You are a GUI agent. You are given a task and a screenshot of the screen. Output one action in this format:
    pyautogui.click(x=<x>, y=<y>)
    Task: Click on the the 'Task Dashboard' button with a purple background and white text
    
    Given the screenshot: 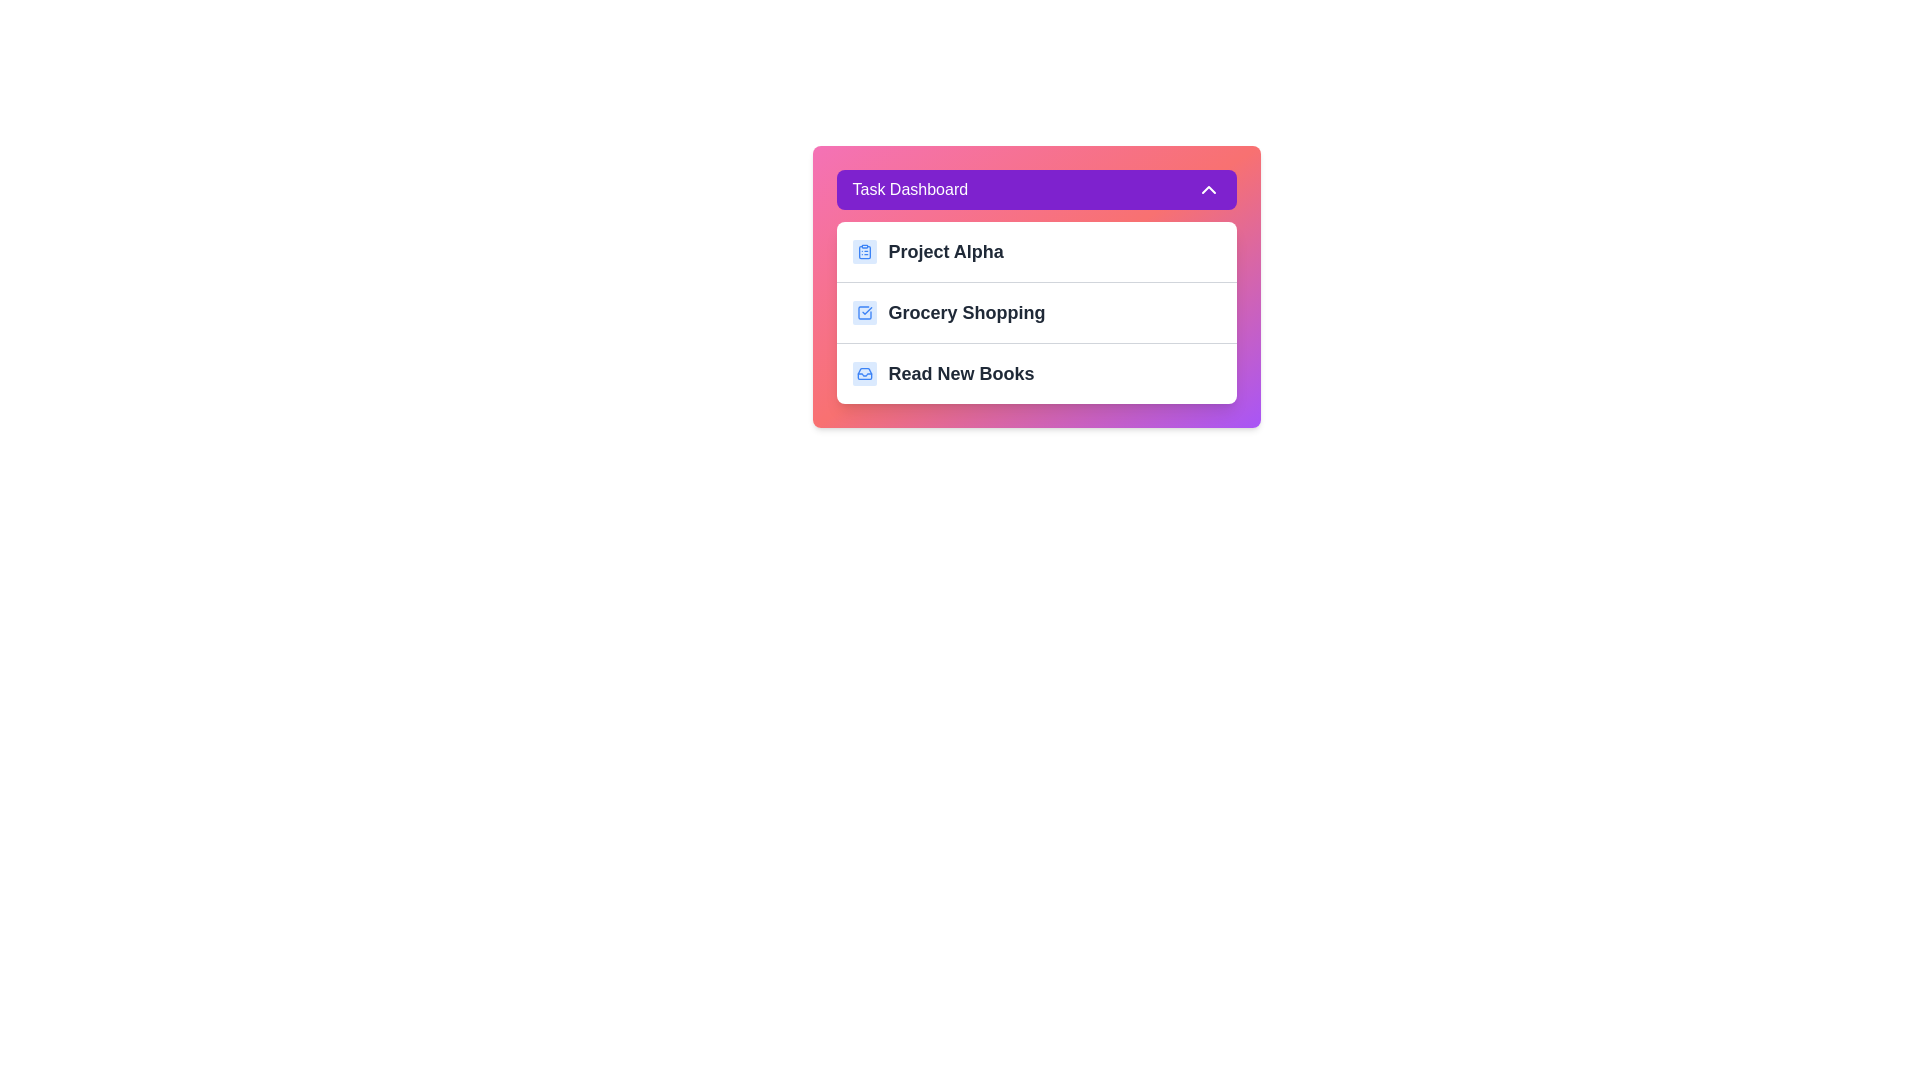 What is the action you would take?
    pyautogui.click(x=1036, y=189)
    